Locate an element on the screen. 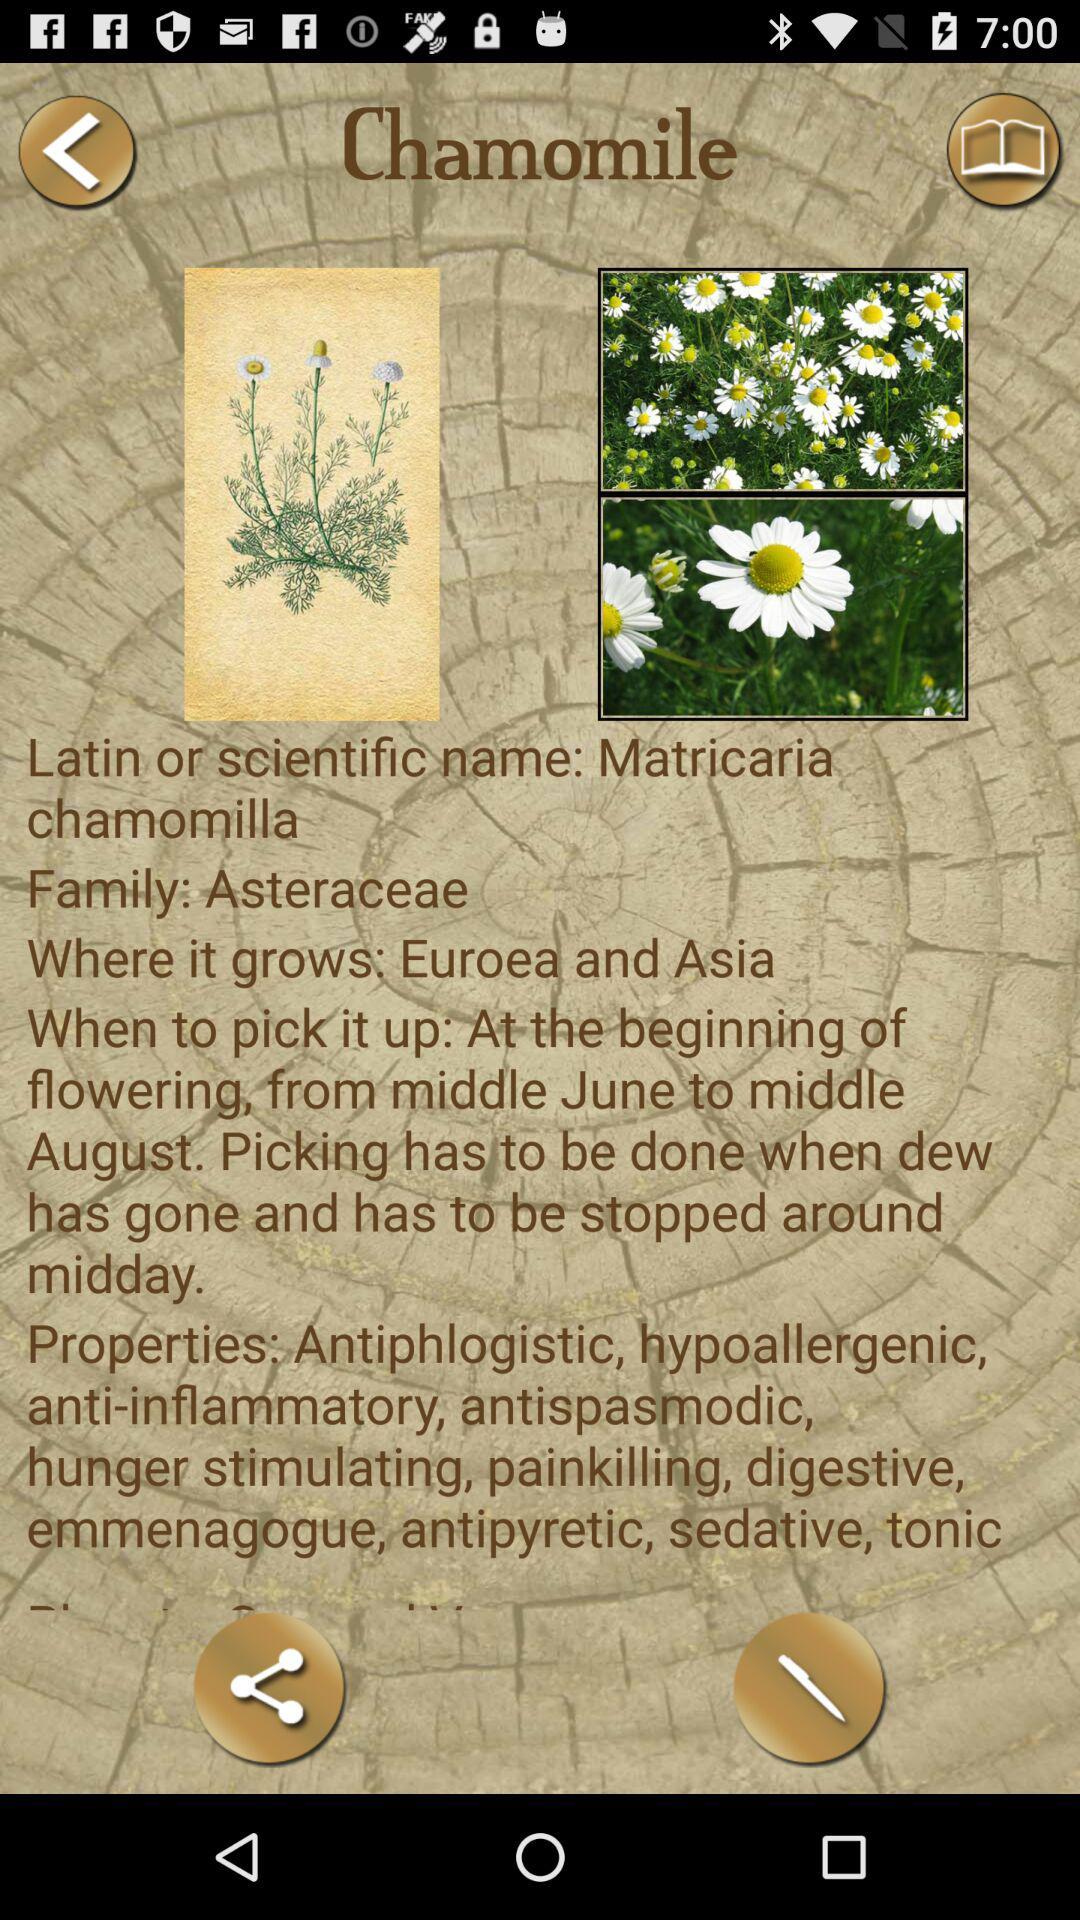  formulation is located at coordinates (810, 1688).